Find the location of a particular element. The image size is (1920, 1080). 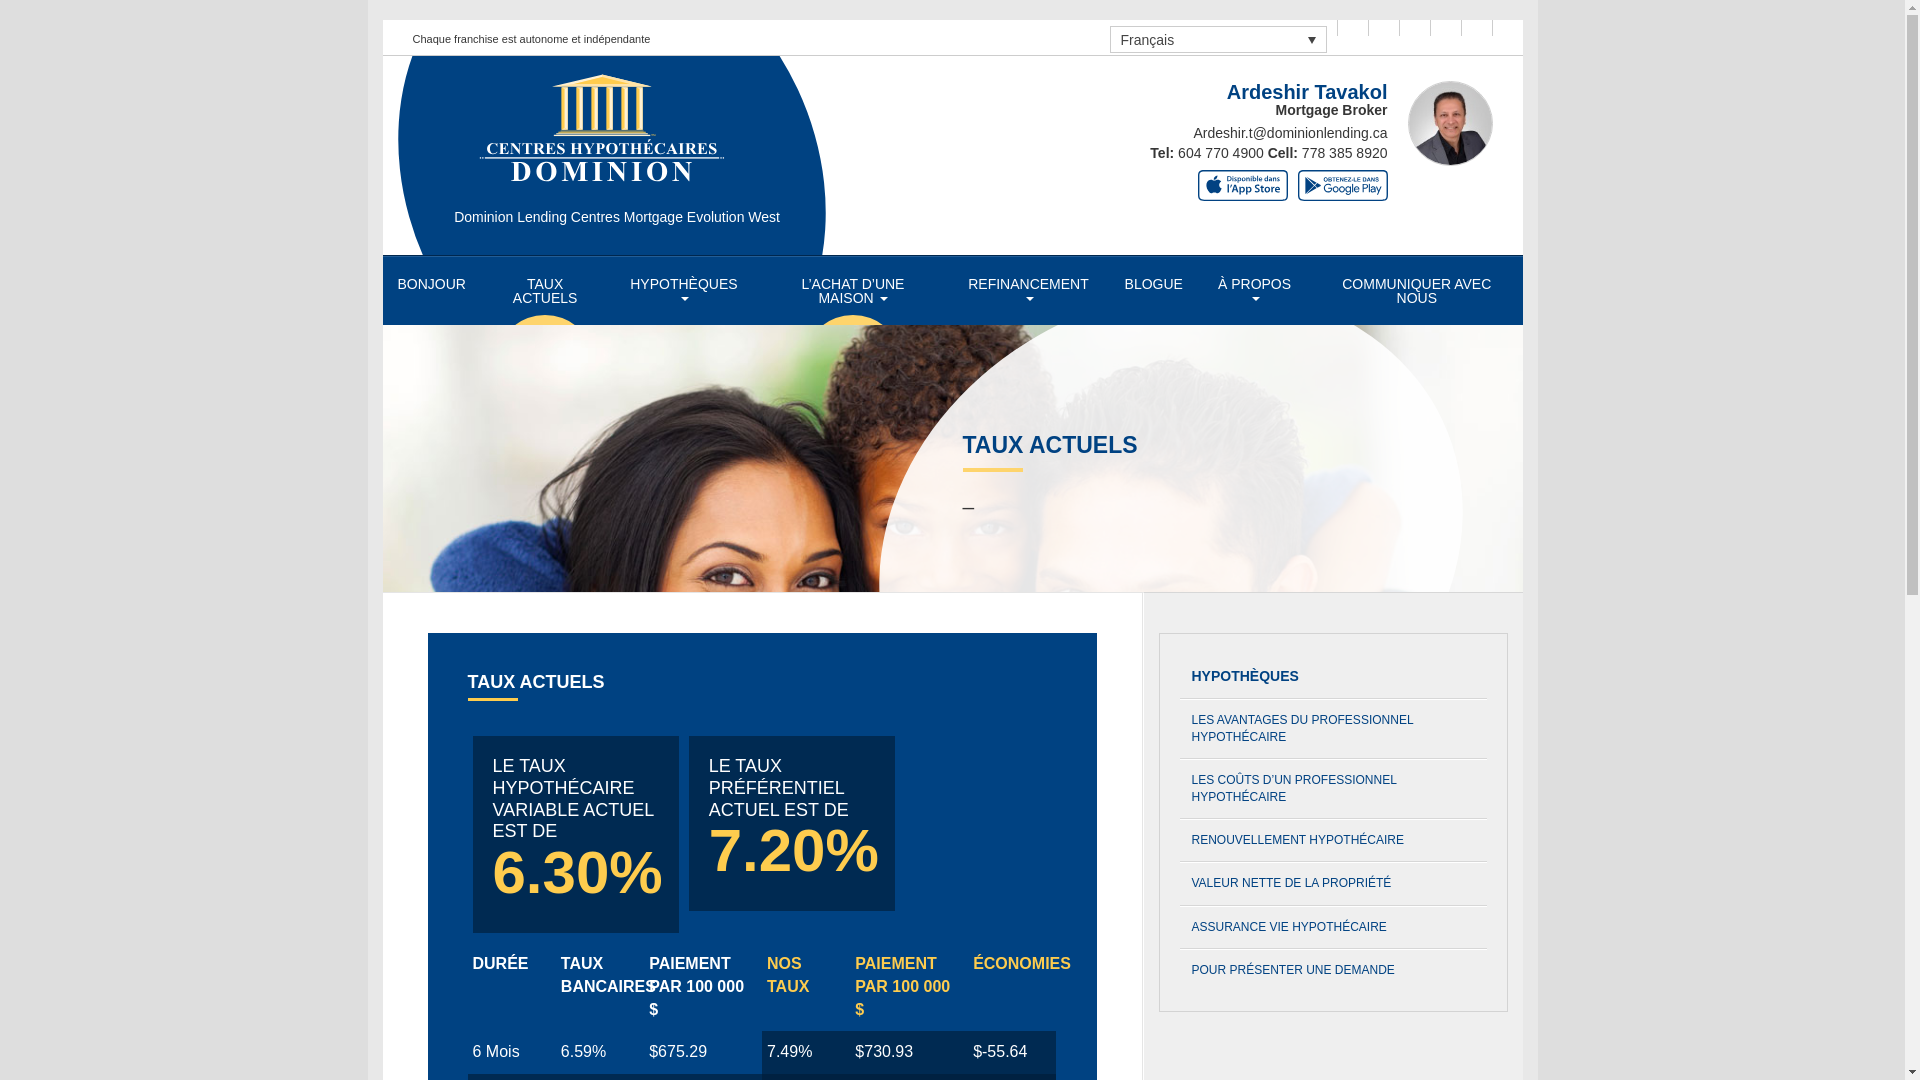

'Ardeshir.t@dominionlending.ca' is located at coordinates (1291, 132).